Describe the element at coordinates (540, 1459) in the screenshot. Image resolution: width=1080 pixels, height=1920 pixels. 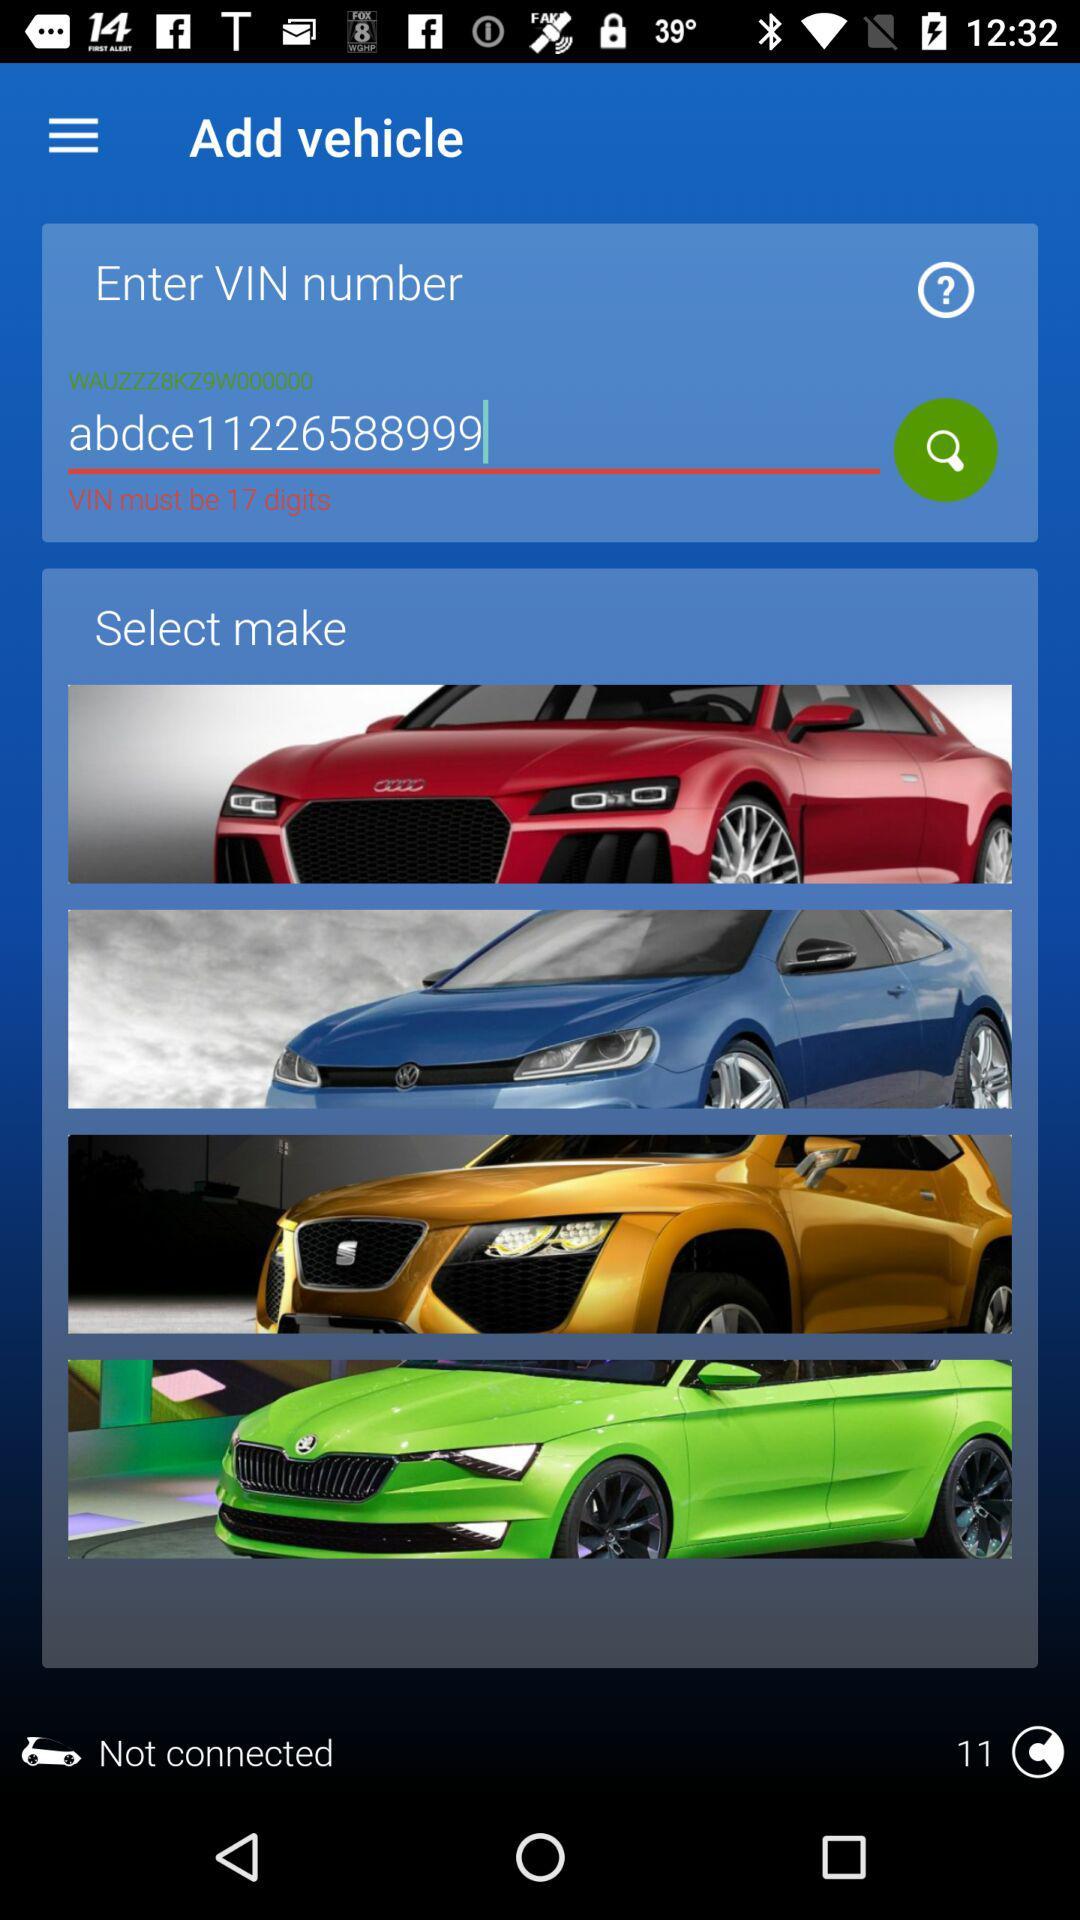
I see `the choice` at that location.